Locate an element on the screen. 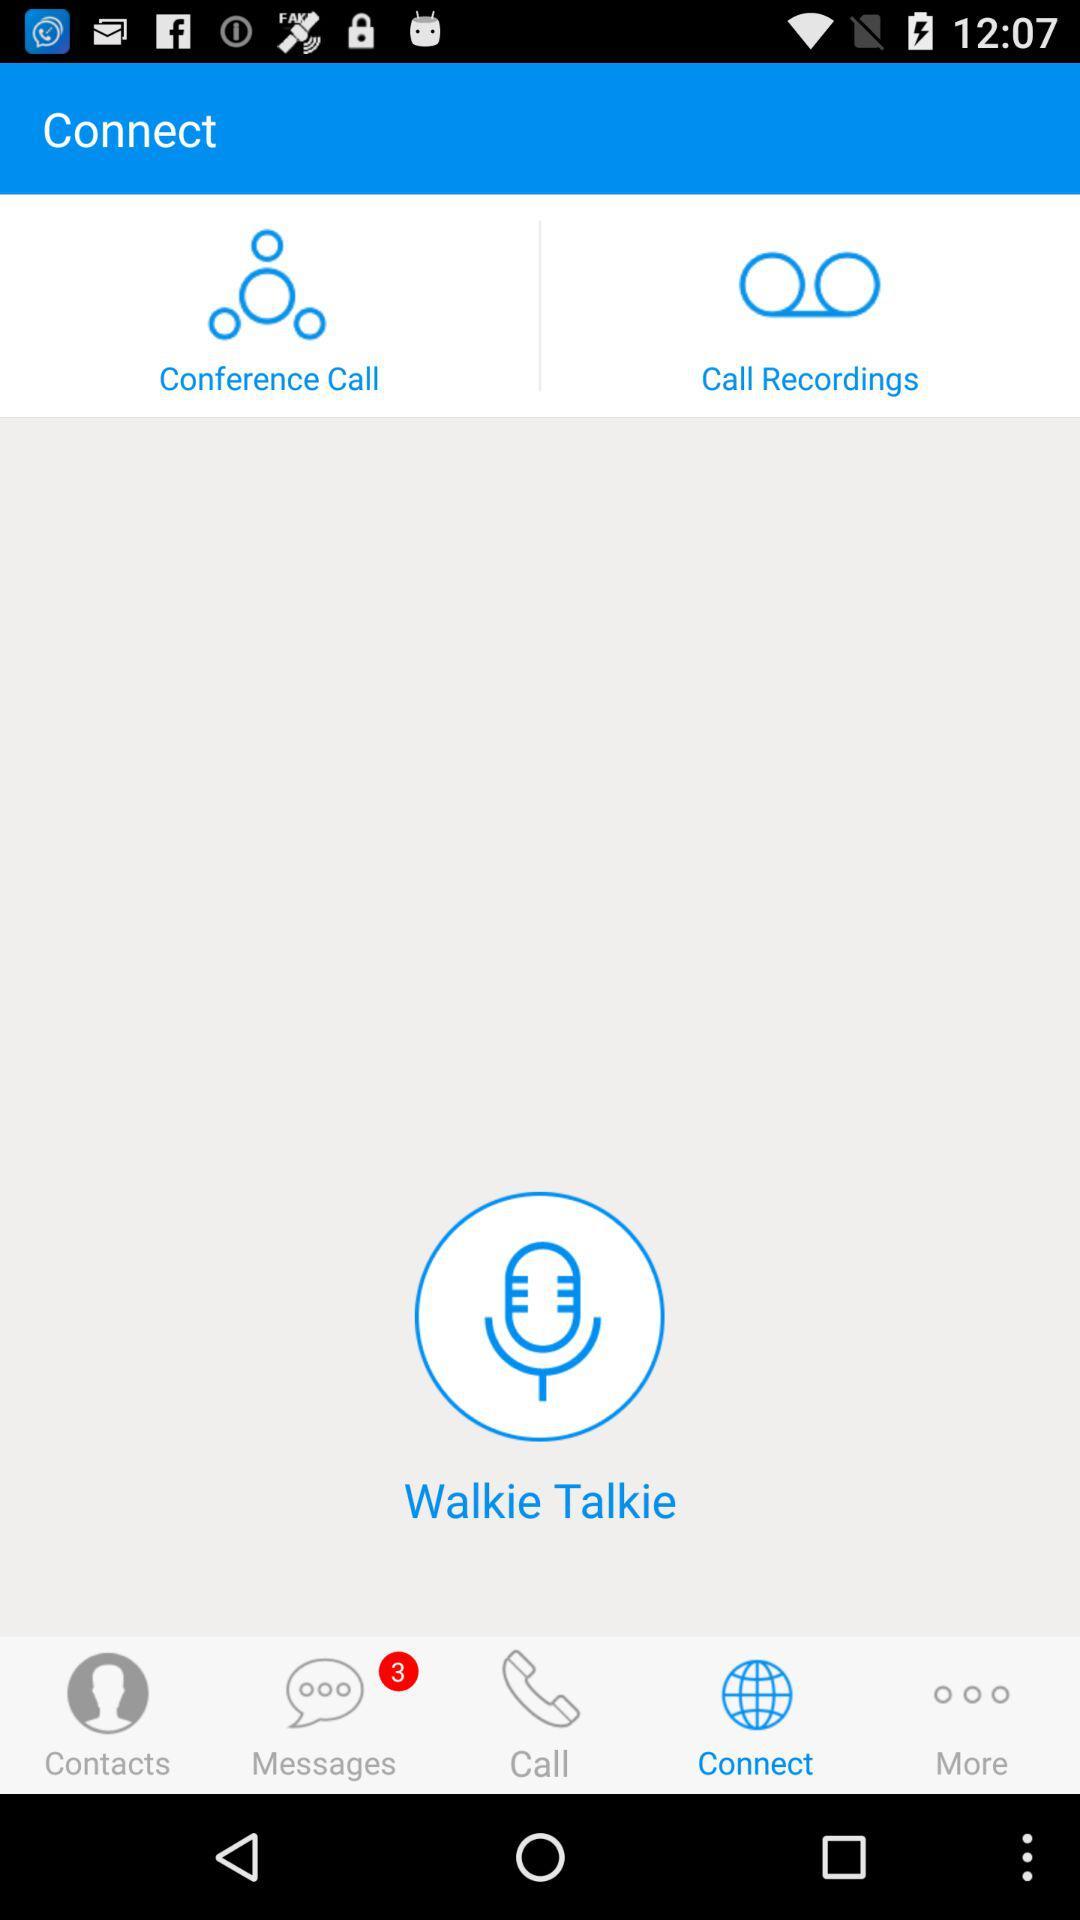 This screenshot has height=1920, width=1080. item above walkie talkie icon is located at coordinates (538, 1316).